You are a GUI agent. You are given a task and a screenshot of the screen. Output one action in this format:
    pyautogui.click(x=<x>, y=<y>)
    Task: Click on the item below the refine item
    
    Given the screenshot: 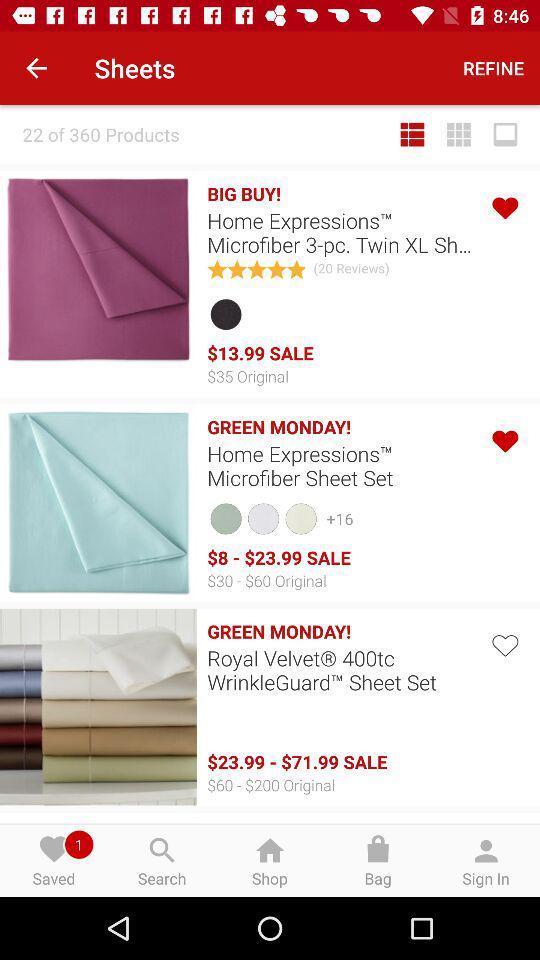 What is the action you would take?
    pyautogui.click(x=504, y=133)
    